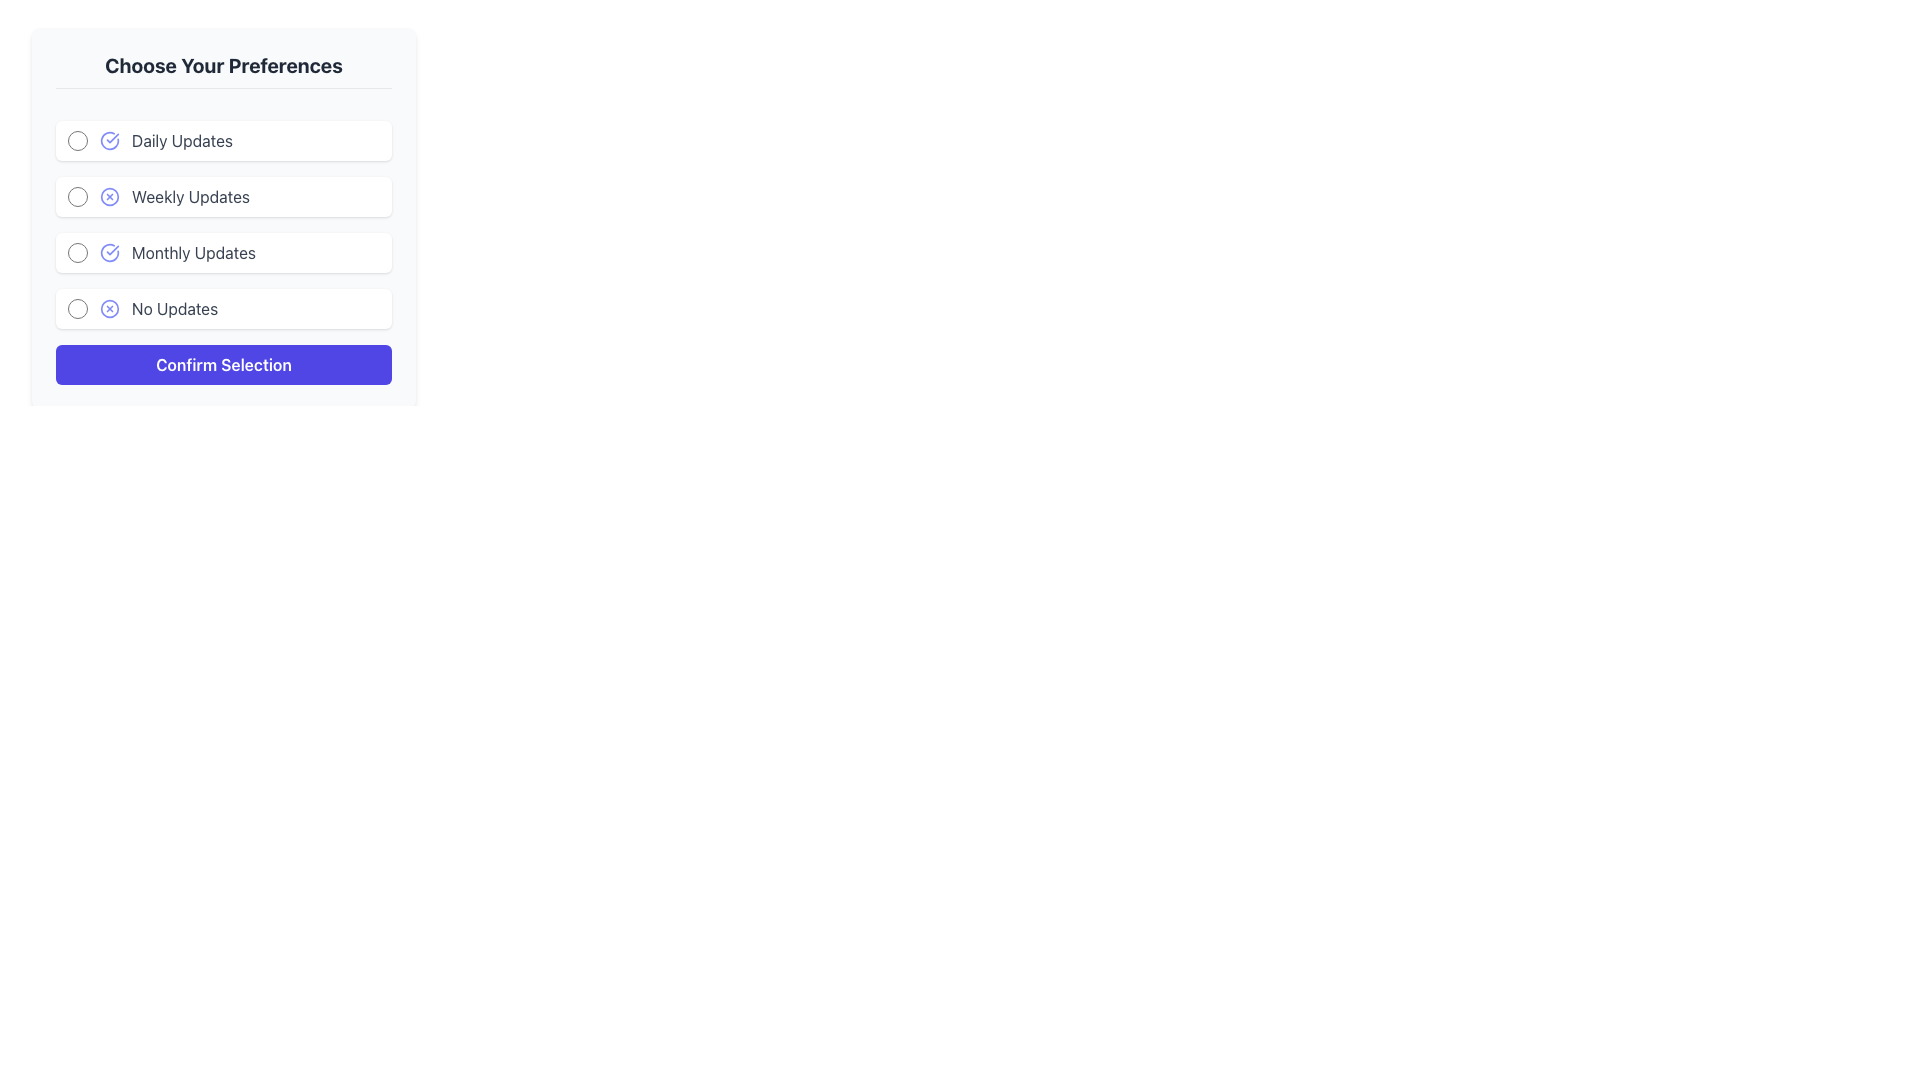 Image resolution: width=1920 pixels, height=1080 pixels. Describe the element at coordinates (182, 140) in the screenshot. I see `the static text label that describes the action or preference represented by the accompanying radio button, located in the middle of the first row under the heading 'Choose Your Preferences'` at that location.